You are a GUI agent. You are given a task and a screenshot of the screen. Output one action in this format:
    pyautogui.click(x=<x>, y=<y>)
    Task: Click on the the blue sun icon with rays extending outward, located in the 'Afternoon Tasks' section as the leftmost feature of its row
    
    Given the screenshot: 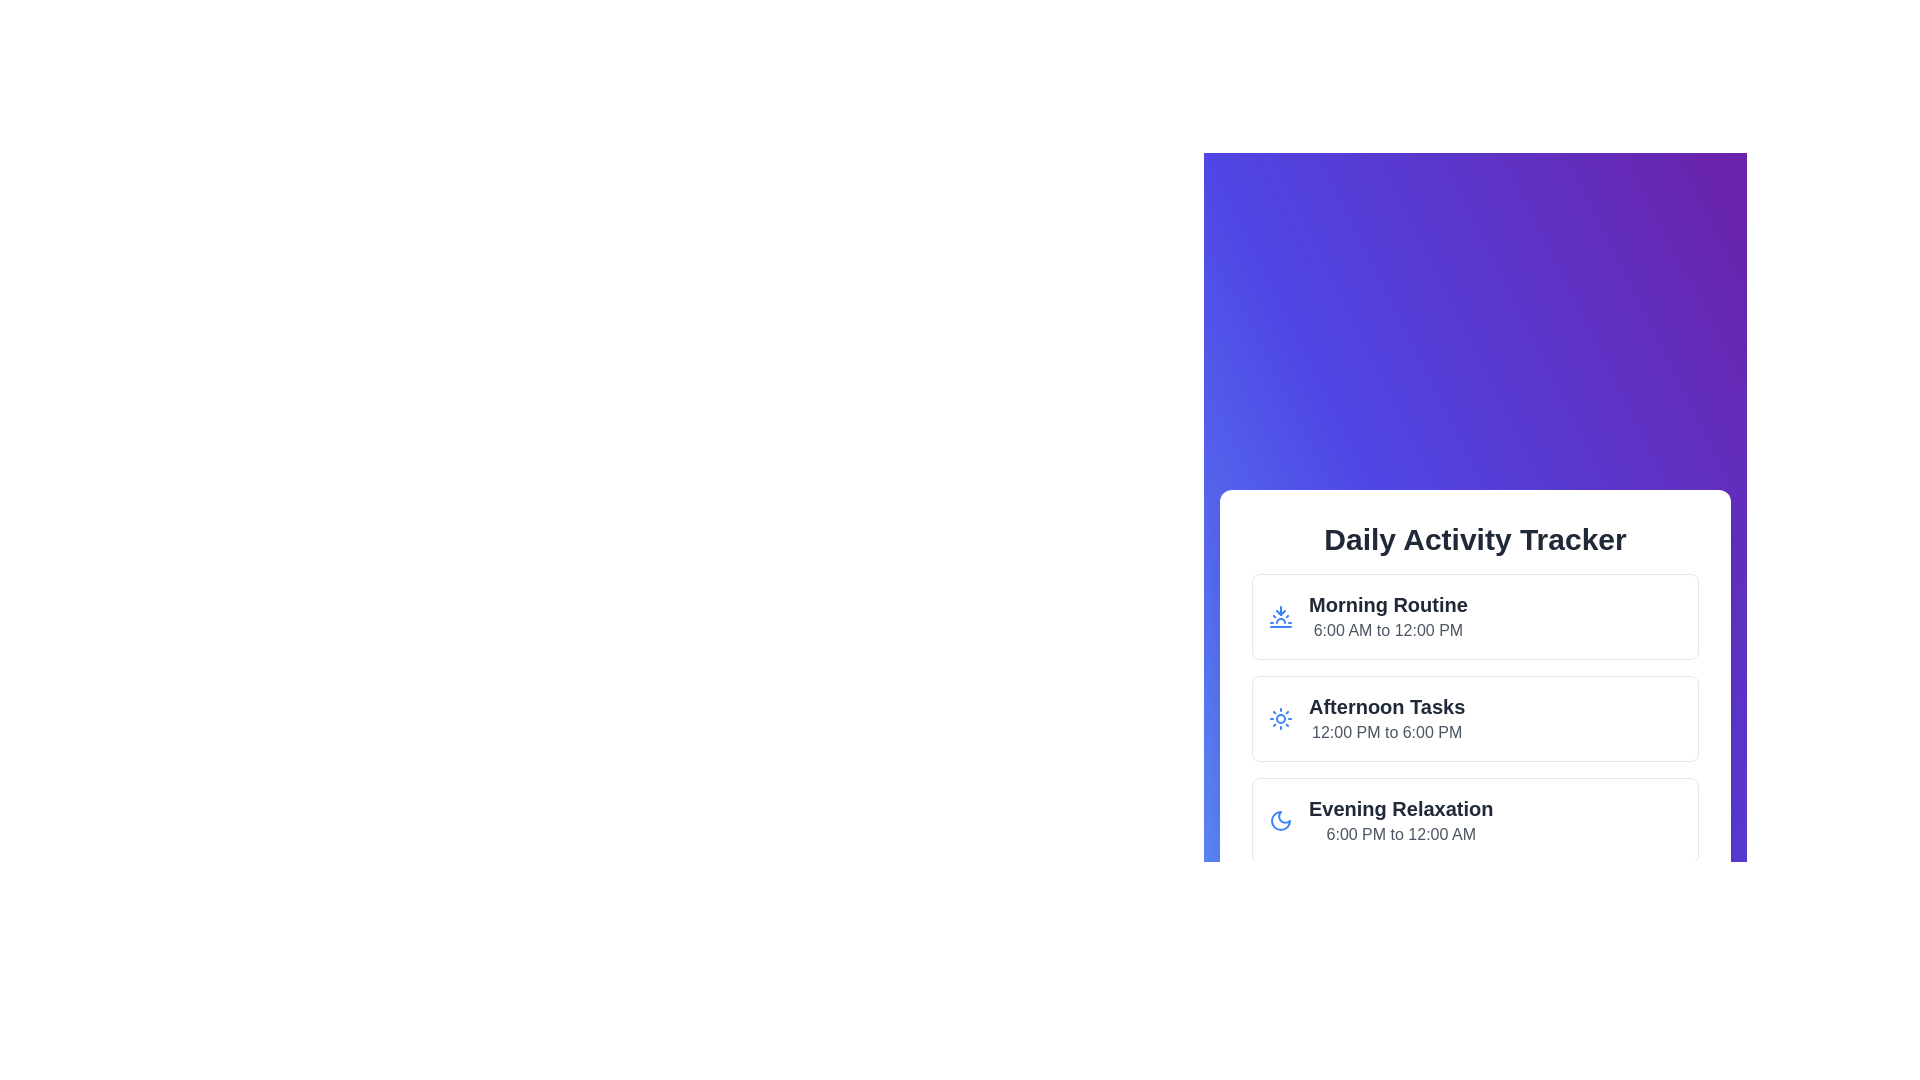 What is the action you would take?
    pyautogui.click(x=1281, y=717)
    